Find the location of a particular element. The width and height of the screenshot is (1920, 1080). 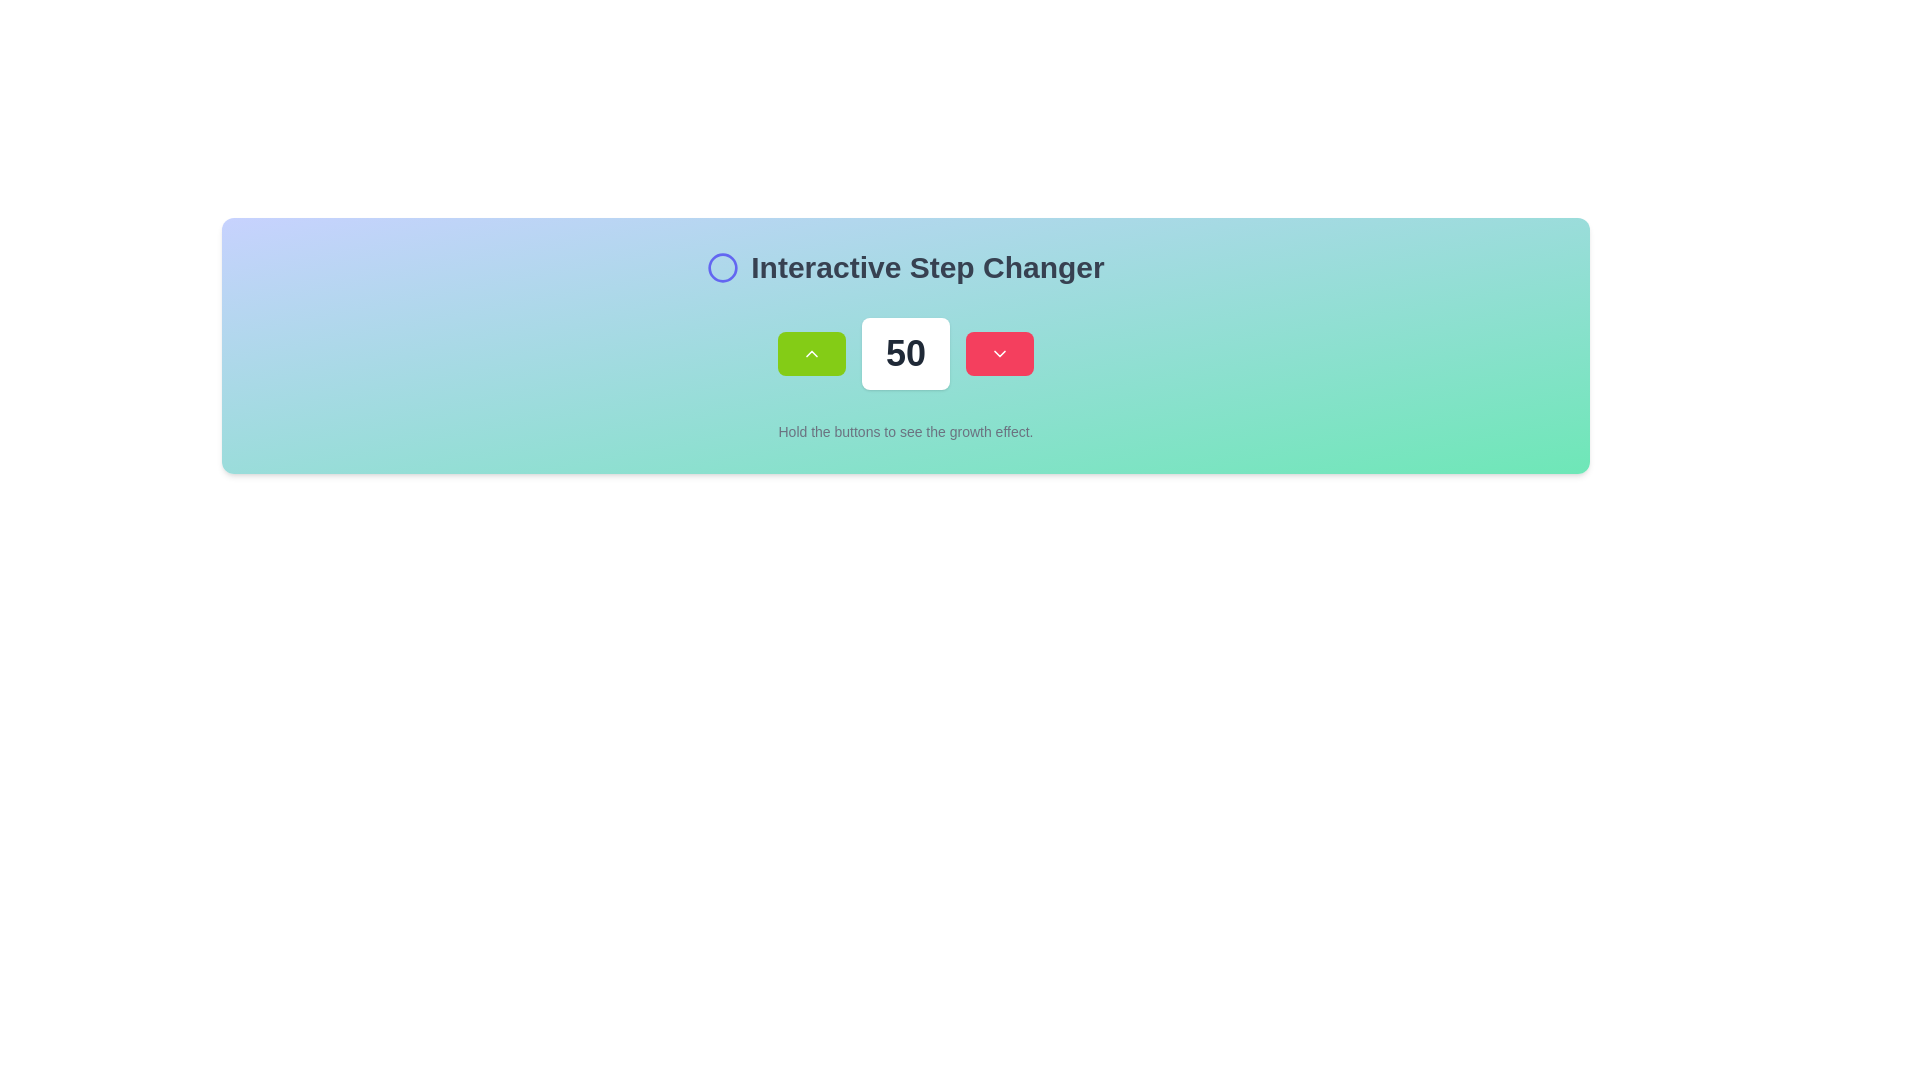

the increment button located on the left side of the group containing the number '50' to activate its hover styling is located at coordinates (811, 353).